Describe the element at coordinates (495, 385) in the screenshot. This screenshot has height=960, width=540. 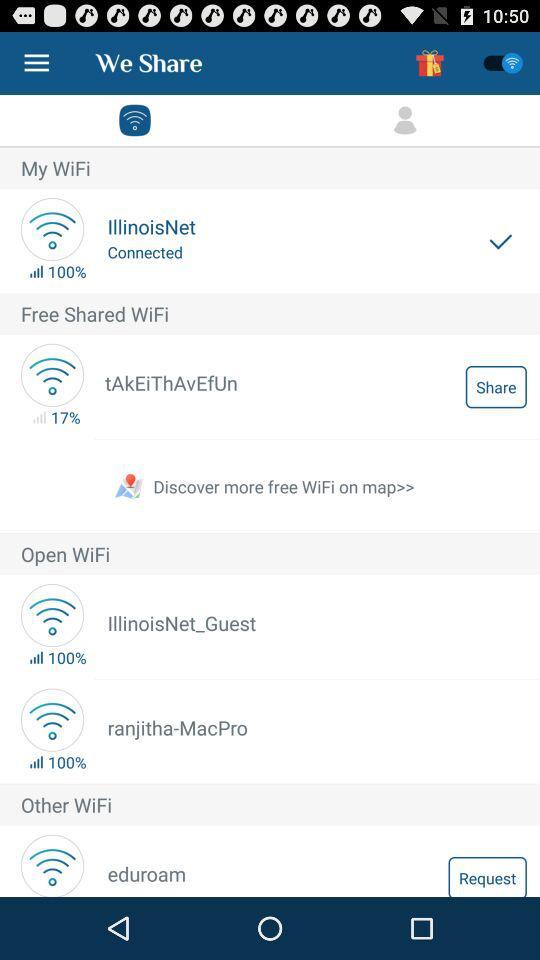
I see `the share icon` at that location.